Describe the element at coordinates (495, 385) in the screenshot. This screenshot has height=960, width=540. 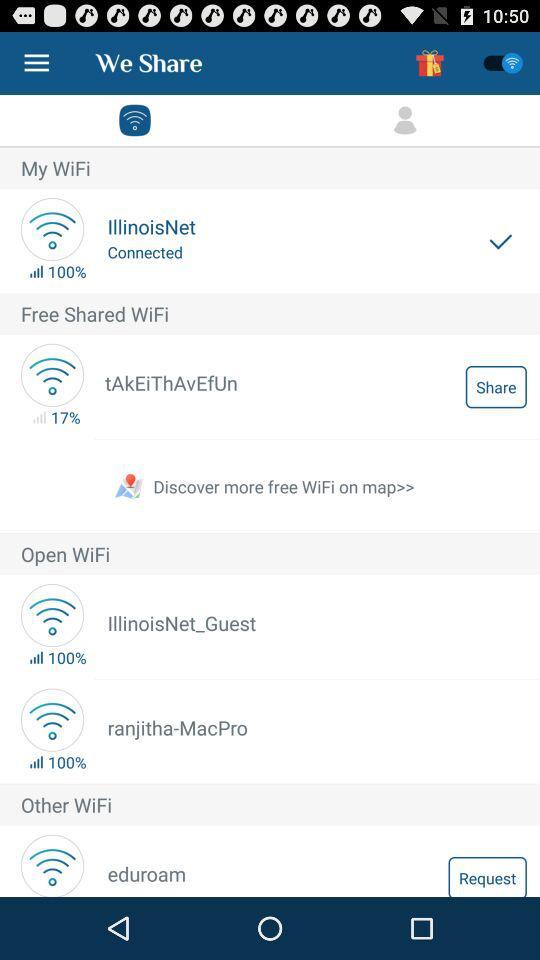
I see `the share icon` at that location.